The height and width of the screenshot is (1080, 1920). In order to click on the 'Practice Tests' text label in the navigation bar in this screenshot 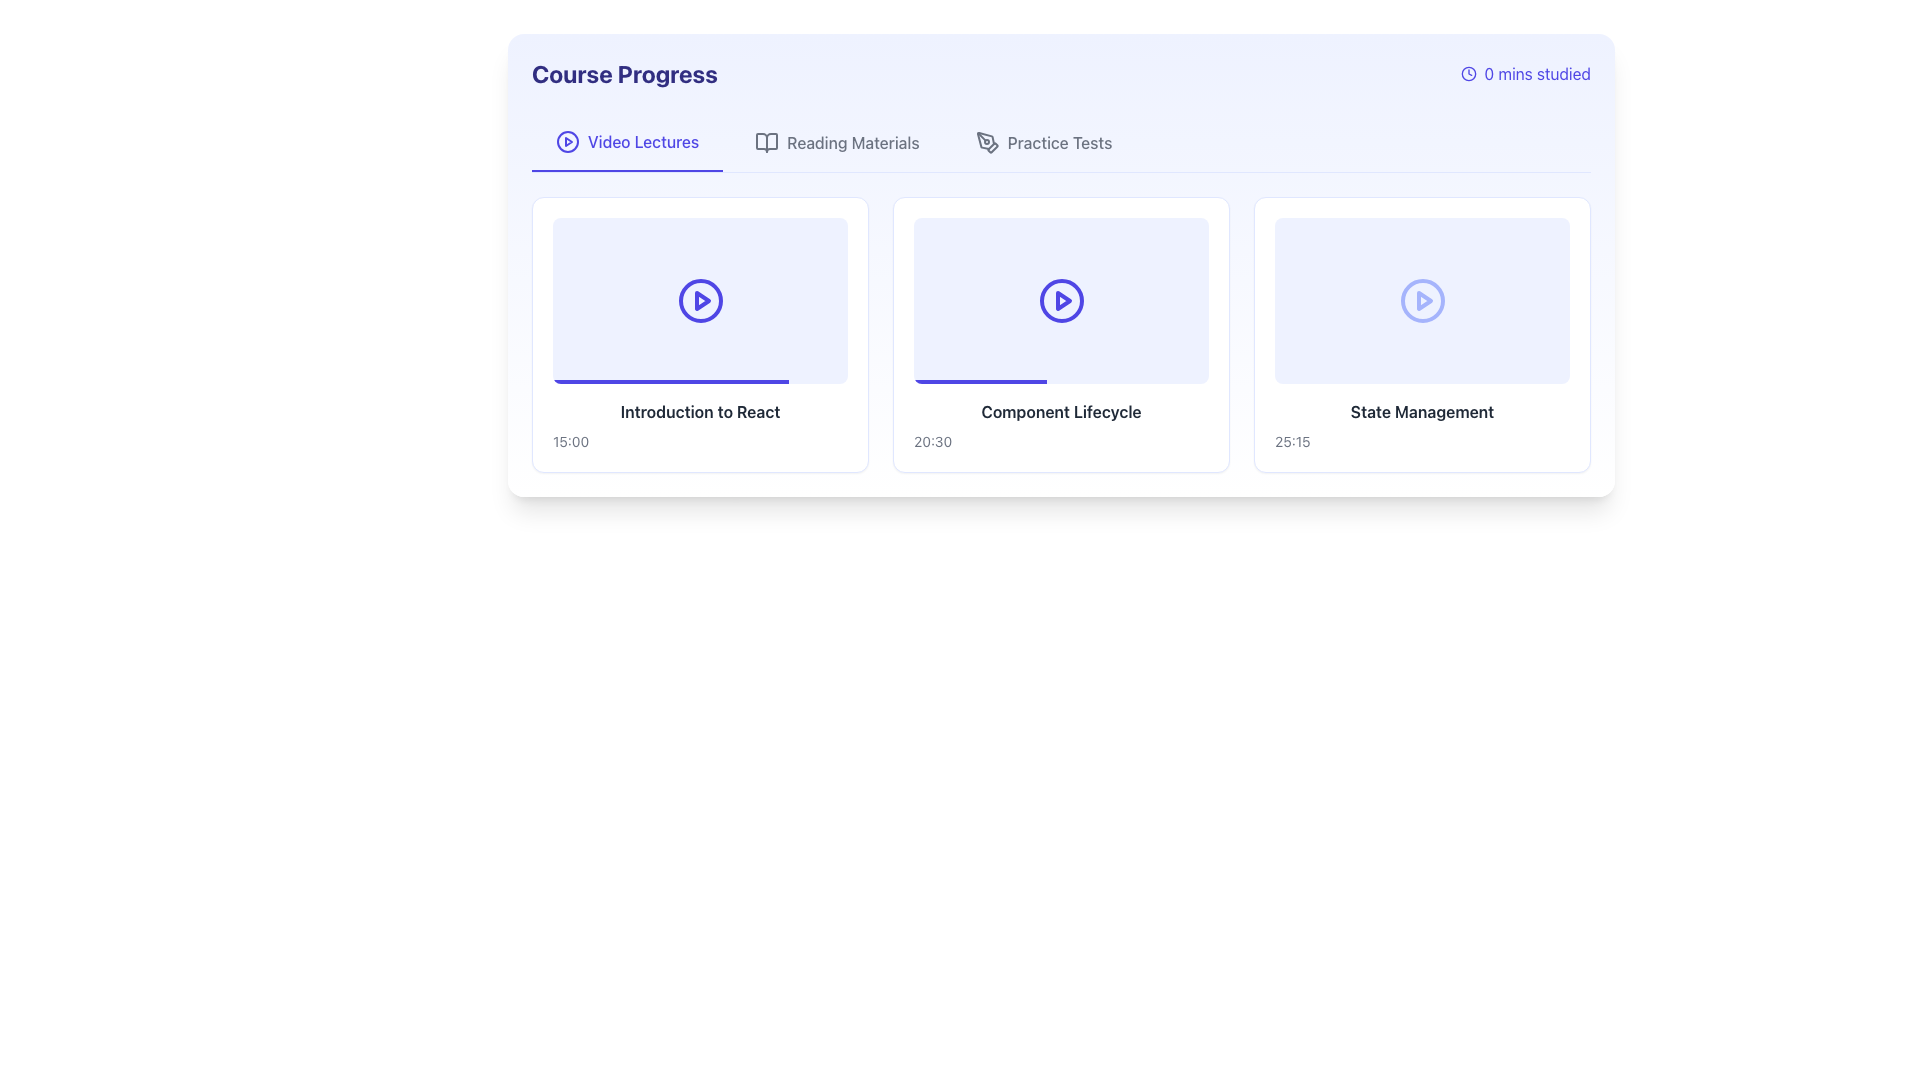, I will do `click(1059, 141)`.